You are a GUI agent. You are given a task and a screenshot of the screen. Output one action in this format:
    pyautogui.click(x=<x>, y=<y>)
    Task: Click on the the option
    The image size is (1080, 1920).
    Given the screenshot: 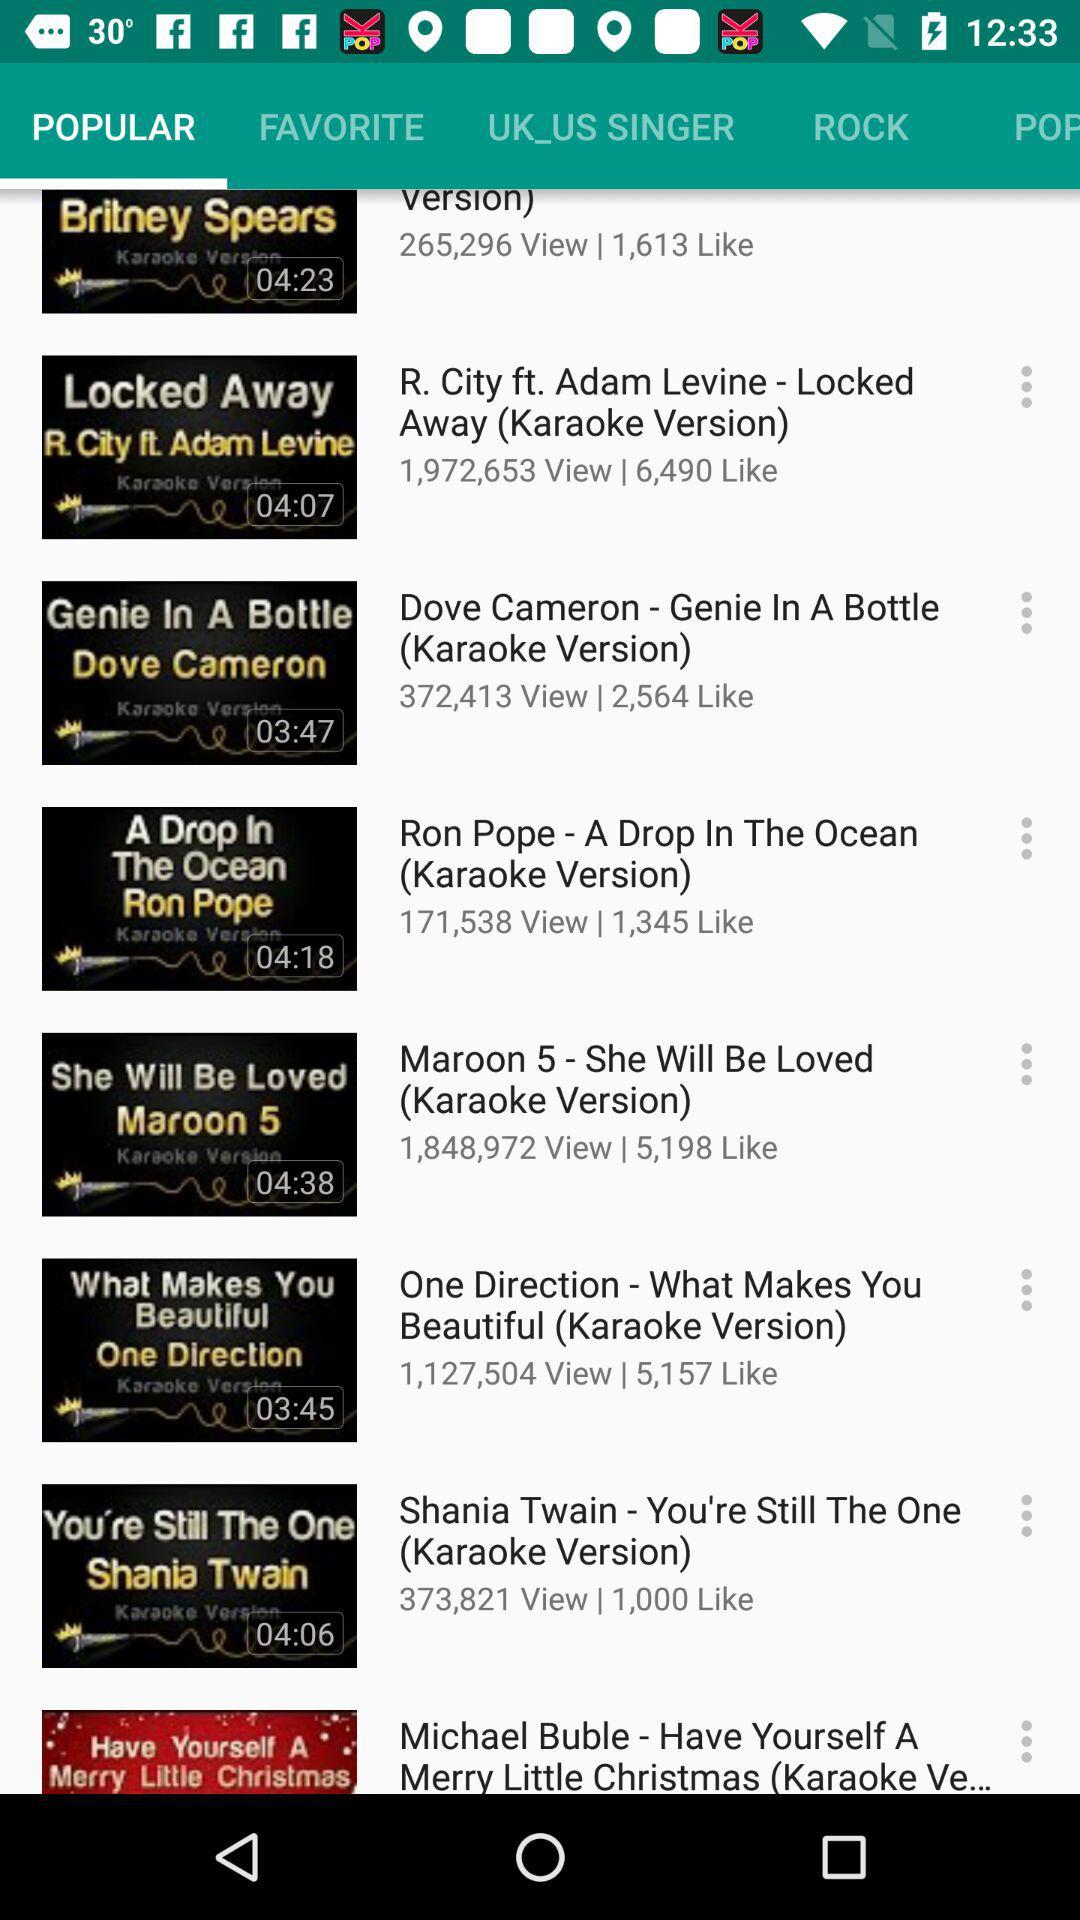 What is the action you would take?
    pyautogui.click(x=1016, y=1063)
    